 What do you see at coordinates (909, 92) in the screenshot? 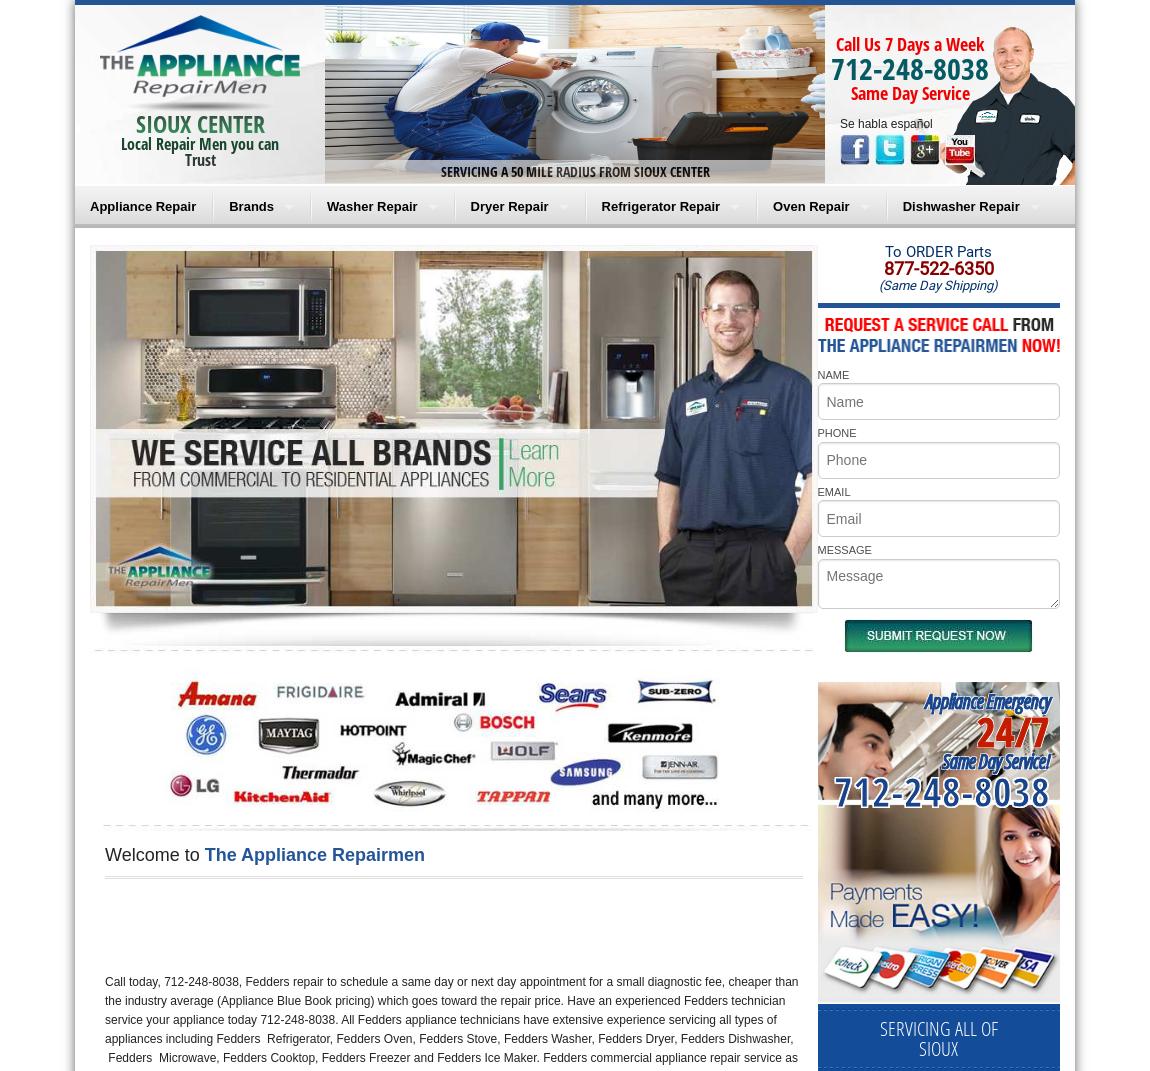
I see `'Same Day Service'` at bounding box center [909, 92].